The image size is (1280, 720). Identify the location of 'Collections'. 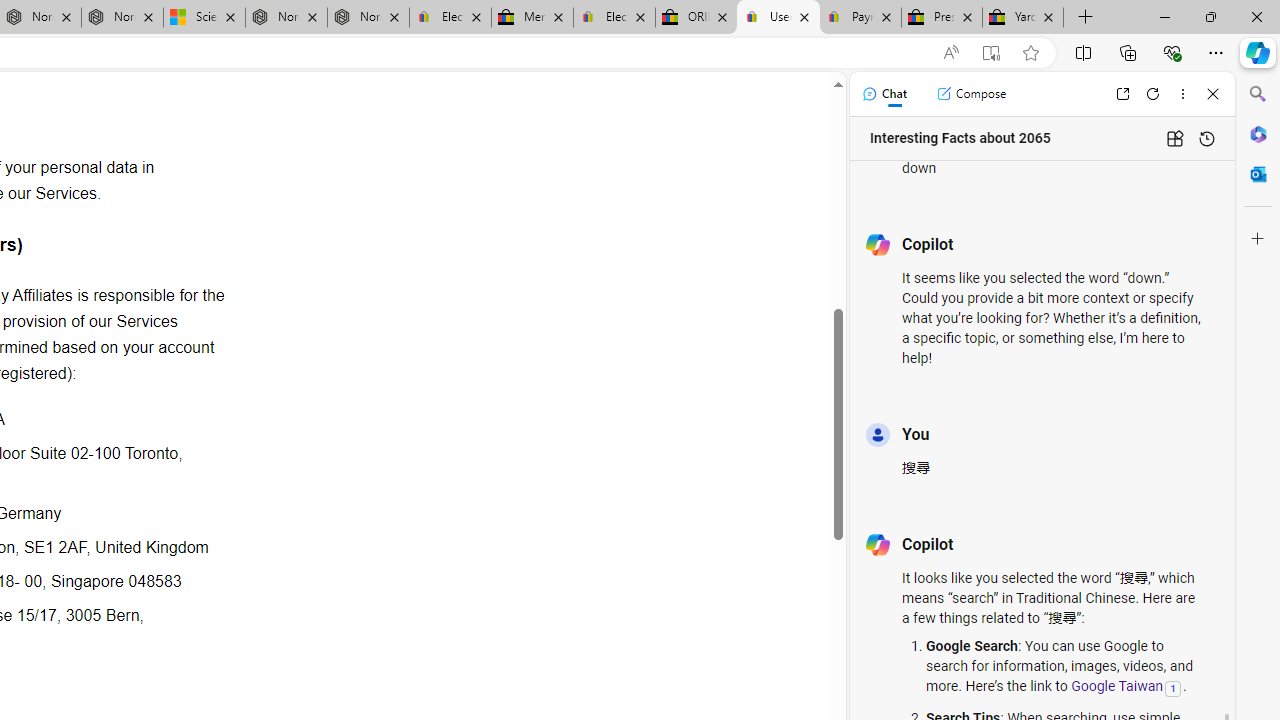
(1128, 51).